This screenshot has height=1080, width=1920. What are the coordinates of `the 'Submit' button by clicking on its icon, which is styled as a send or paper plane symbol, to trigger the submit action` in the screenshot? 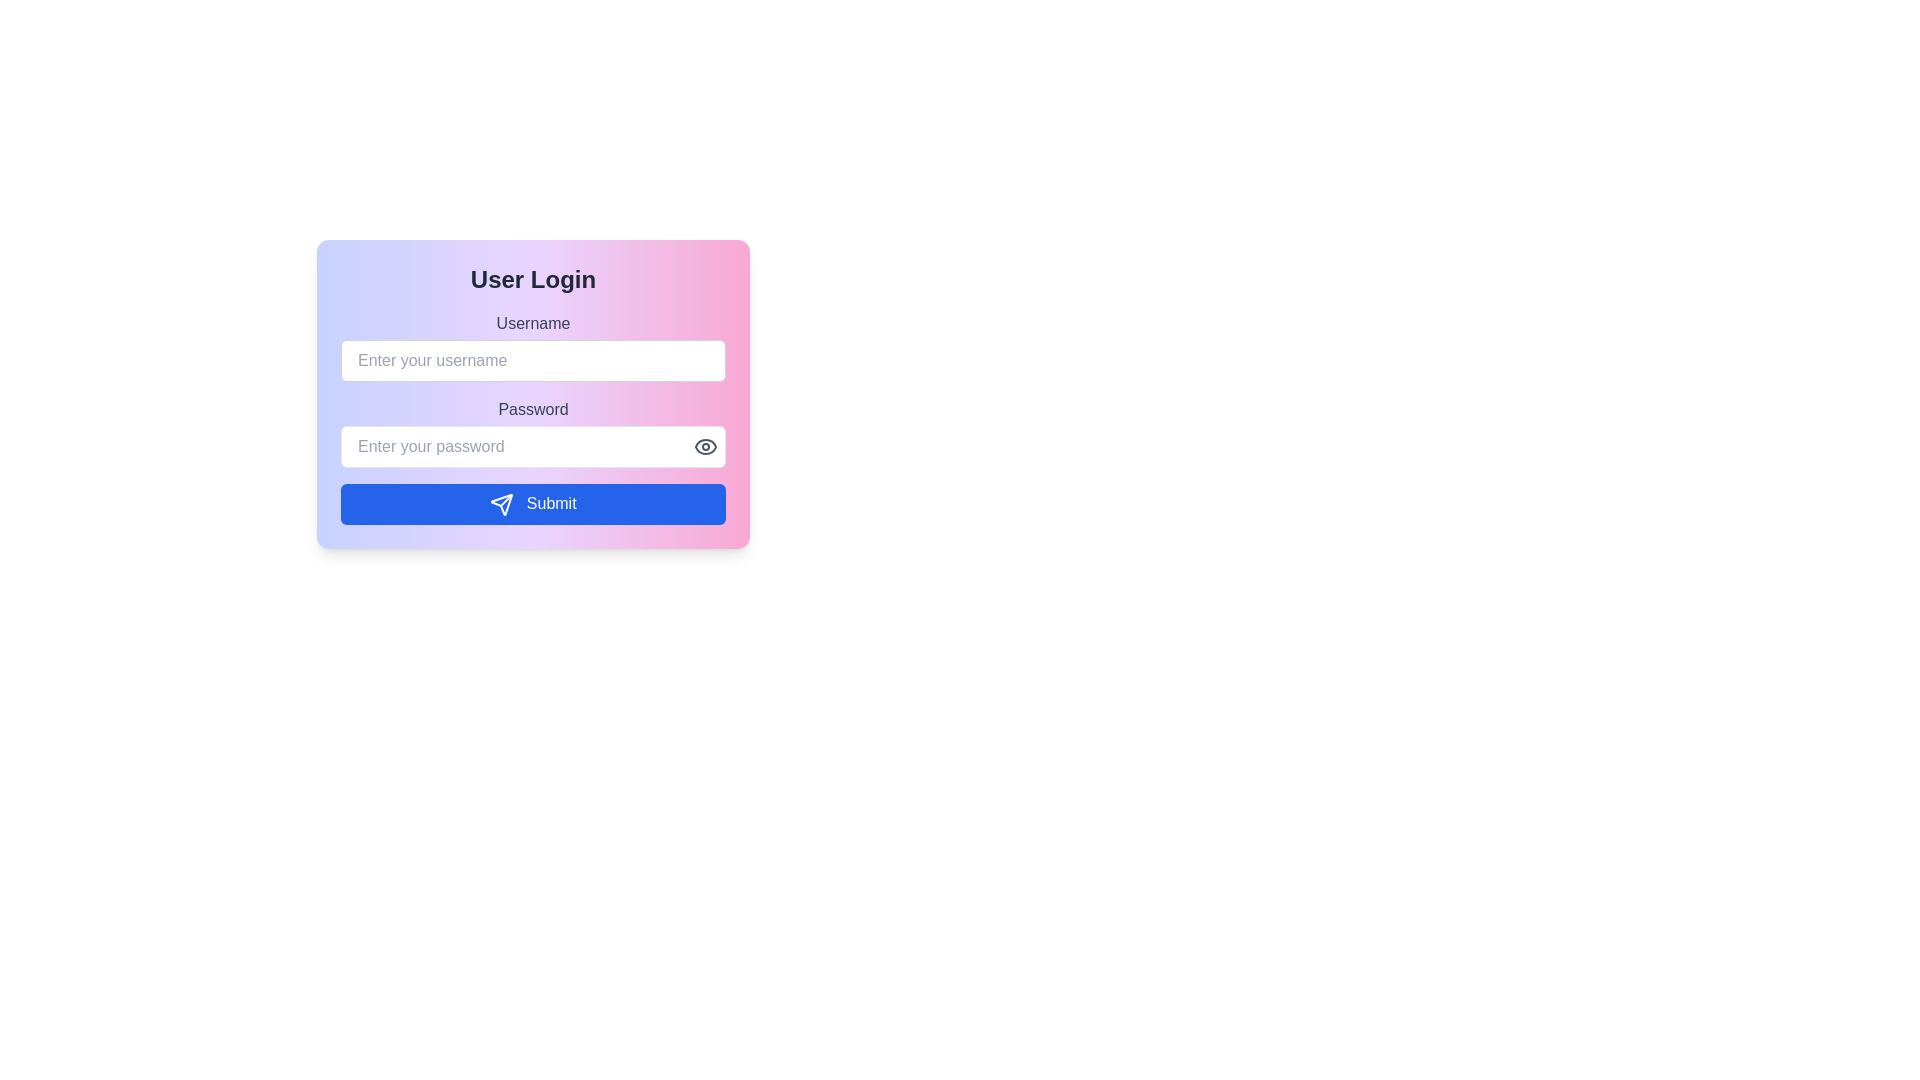 It's located at (502, 503).